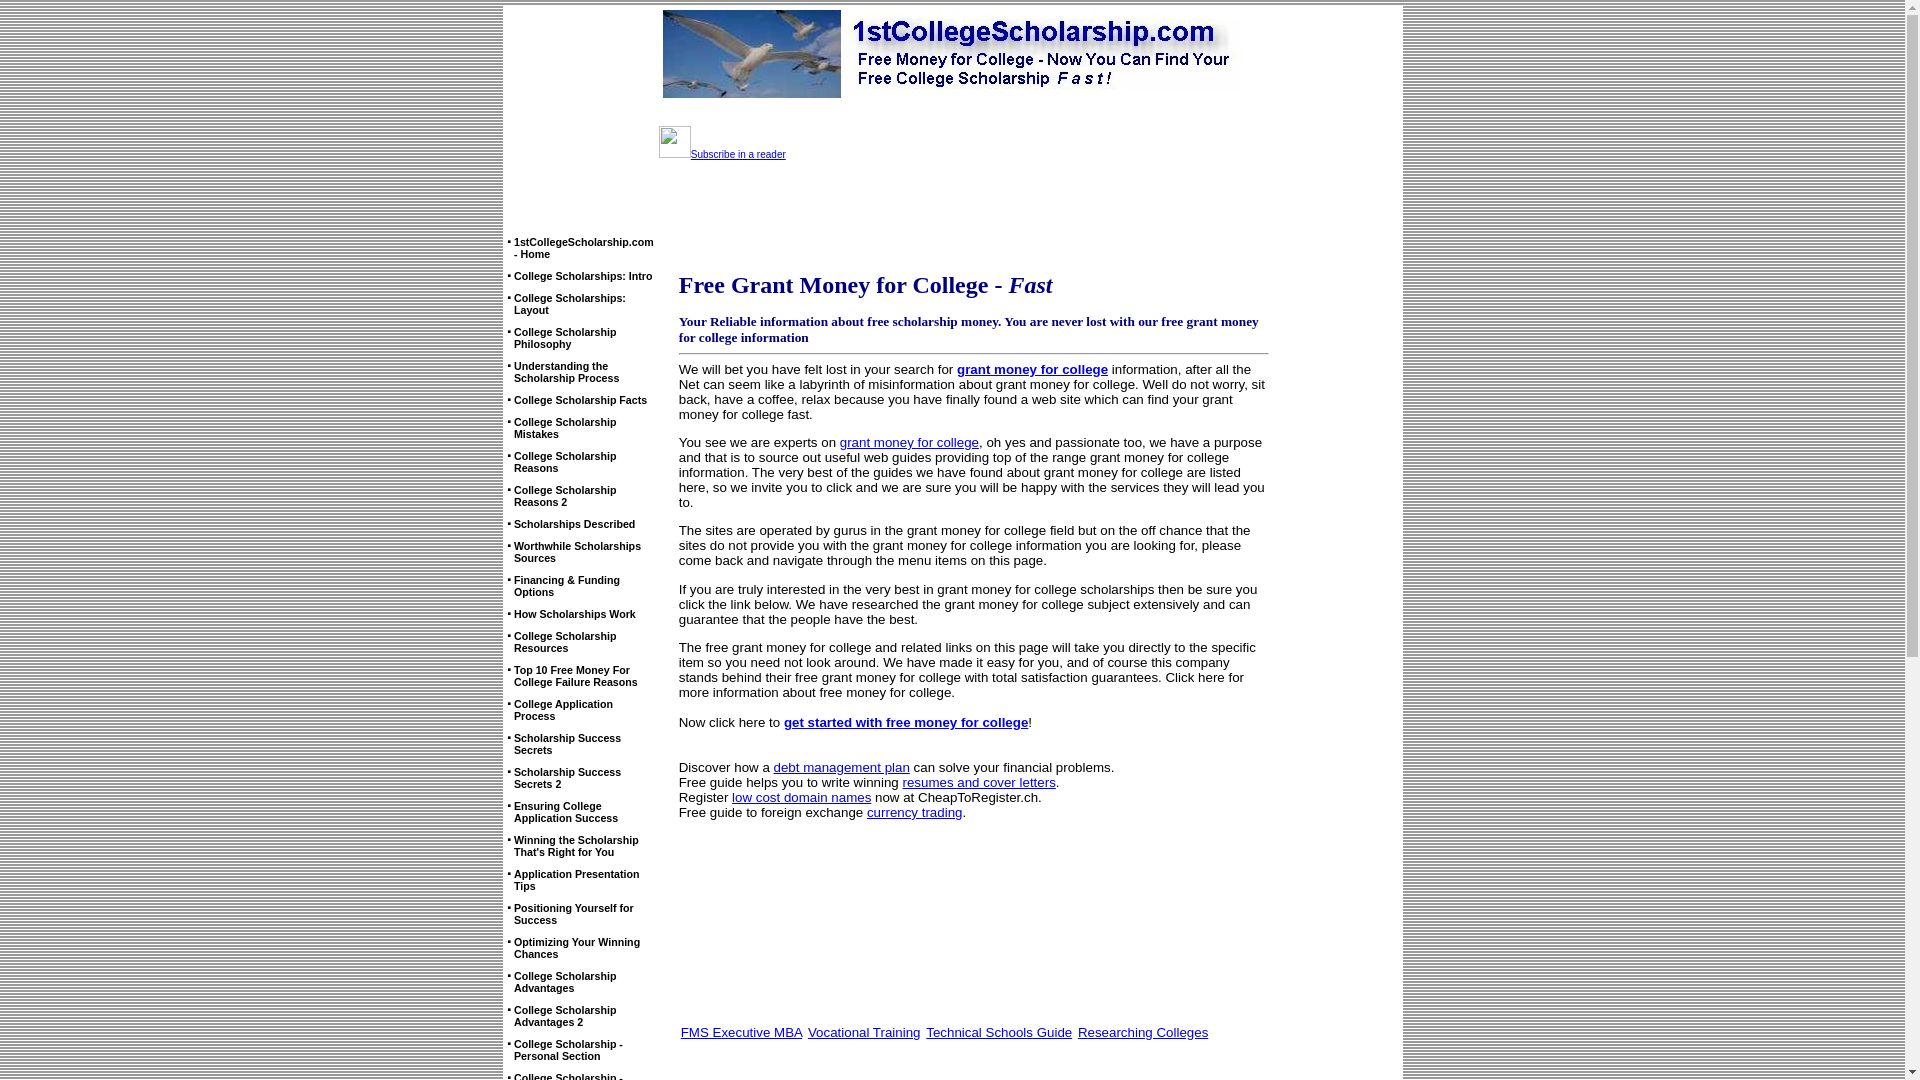 This screenshot has width=1920, height=1080. Describe the element at coordinates (565, 585) in the screenshot. I see `'Financing & Funding Options'` at that location.